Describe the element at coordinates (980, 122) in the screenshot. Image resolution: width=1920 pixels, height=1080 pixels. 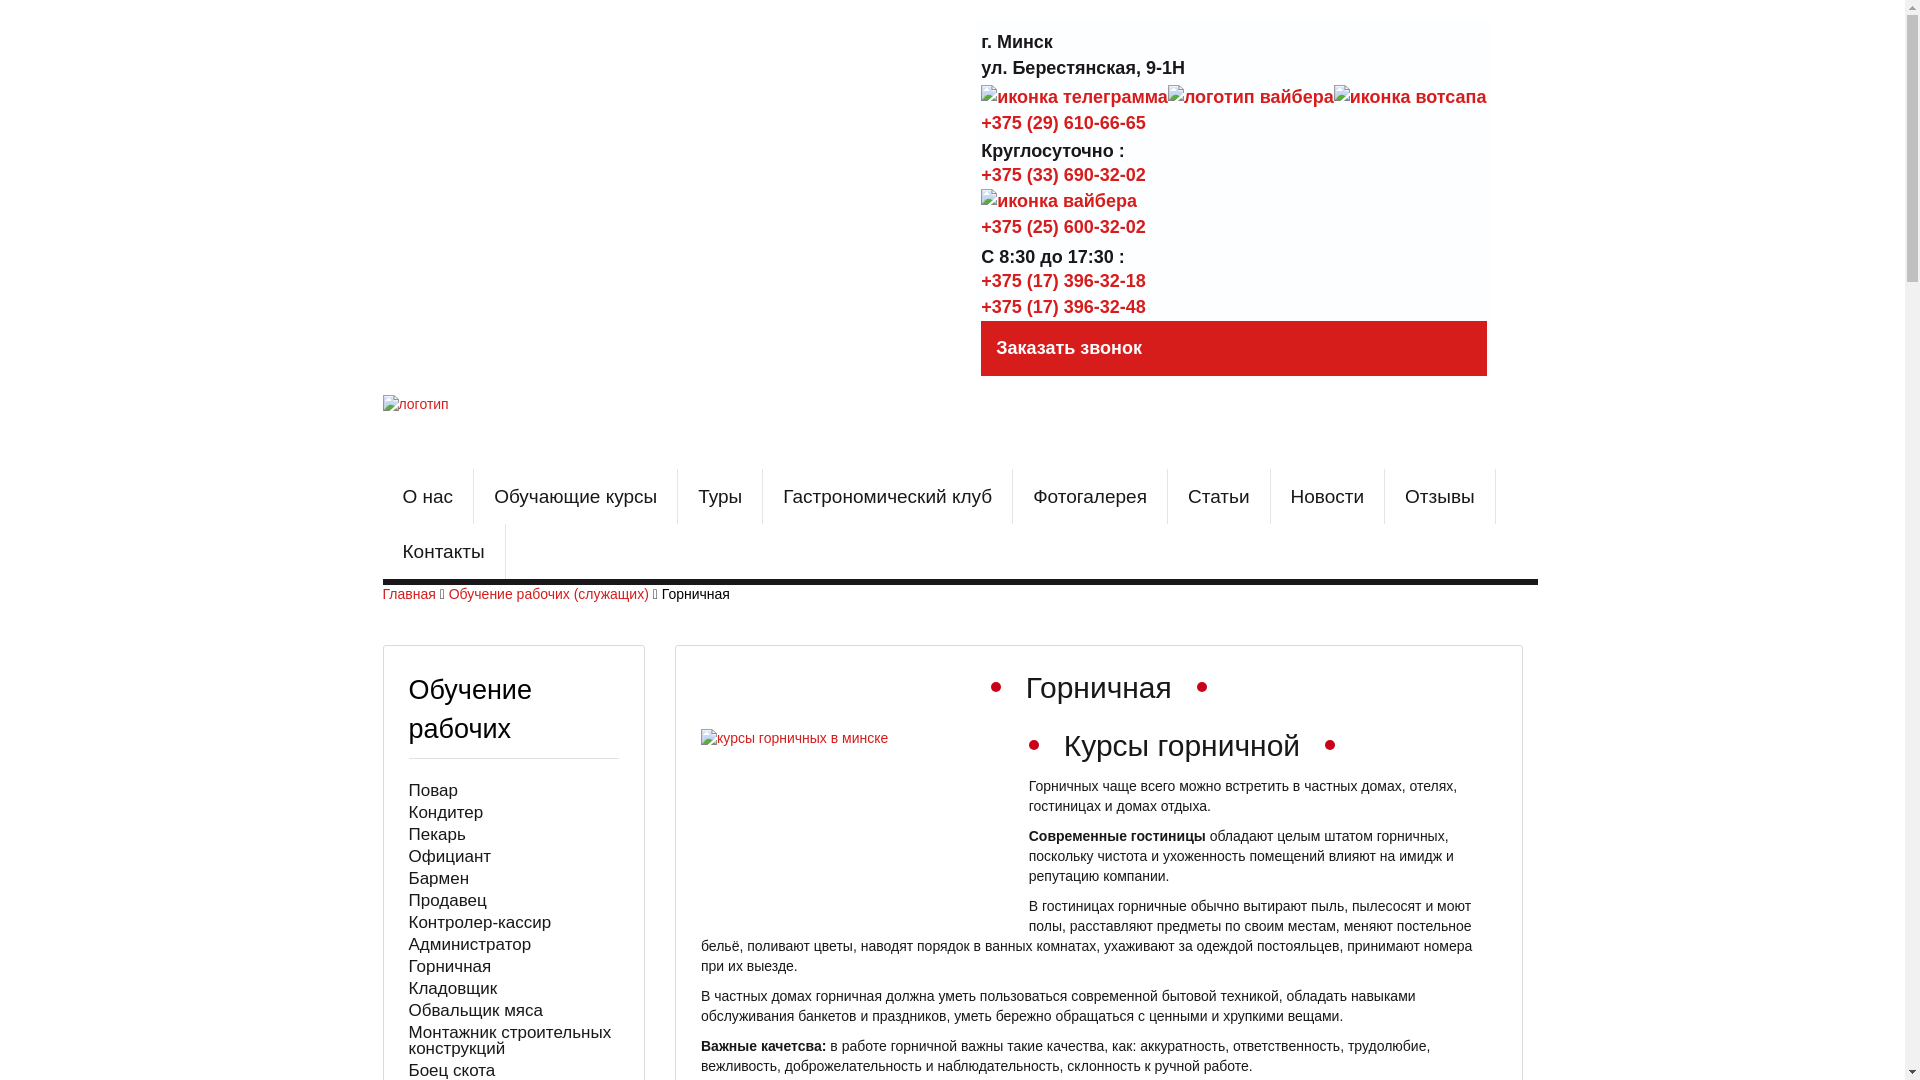
I see `'+375 (29) 610-66-65'` at that location.